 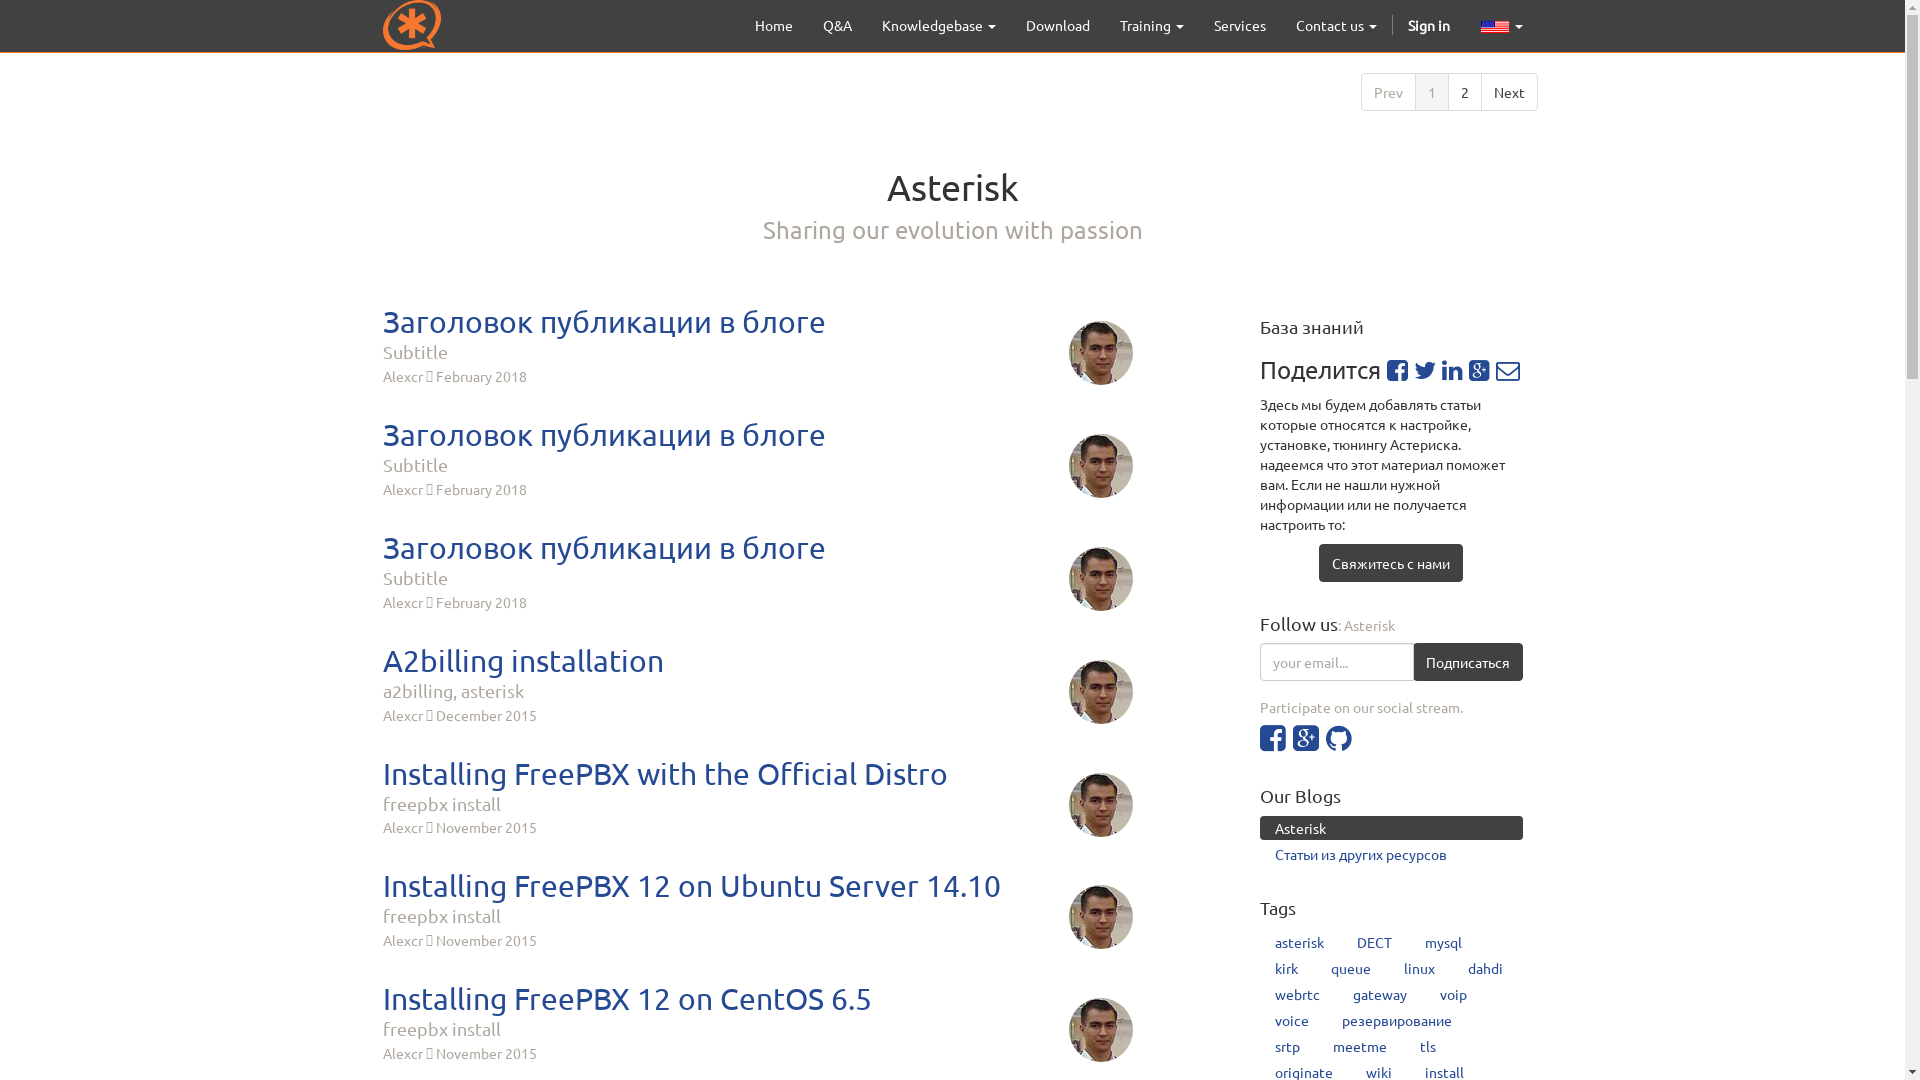 What do you see at coordinates (1443, 941) in the screenshot?
I see `'mysql'` at bounding box center [1443, 941].